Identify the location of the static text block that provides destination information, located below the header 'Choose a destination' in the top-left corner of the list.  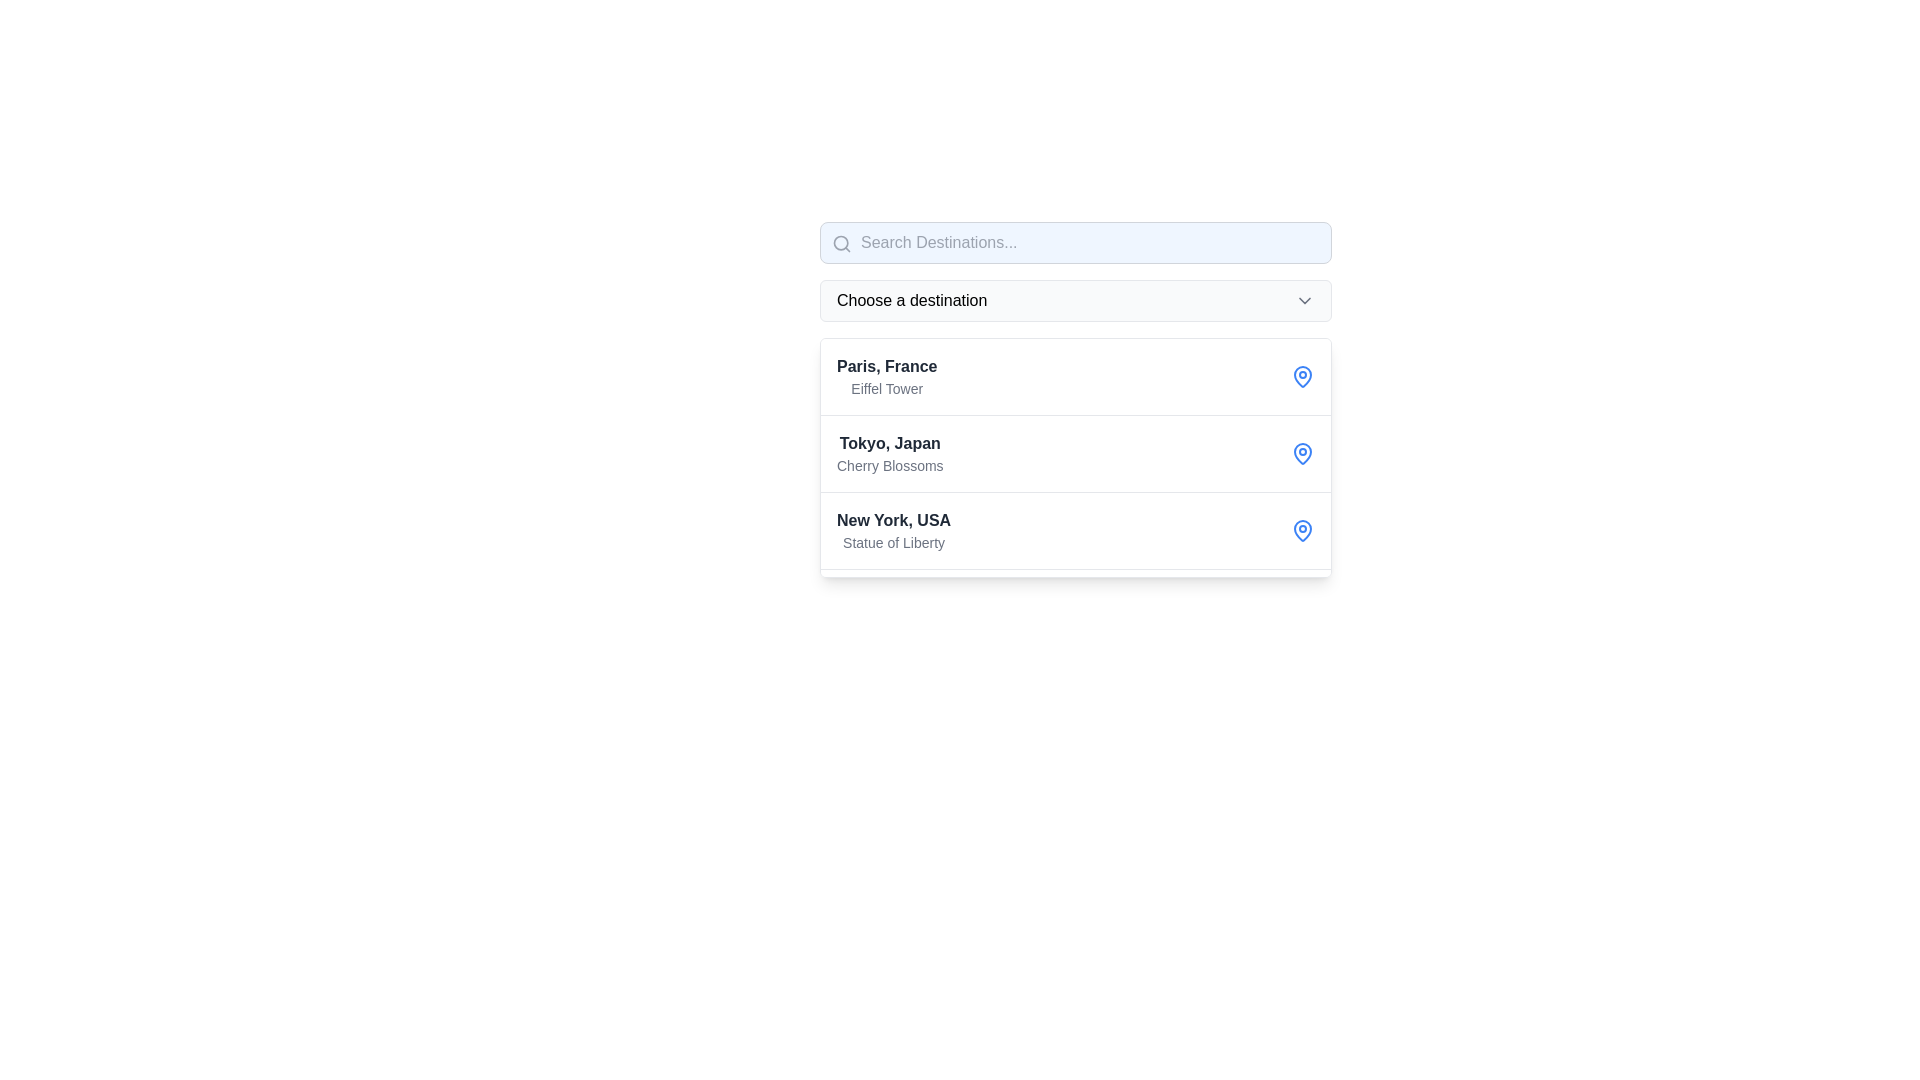
(886, 377).